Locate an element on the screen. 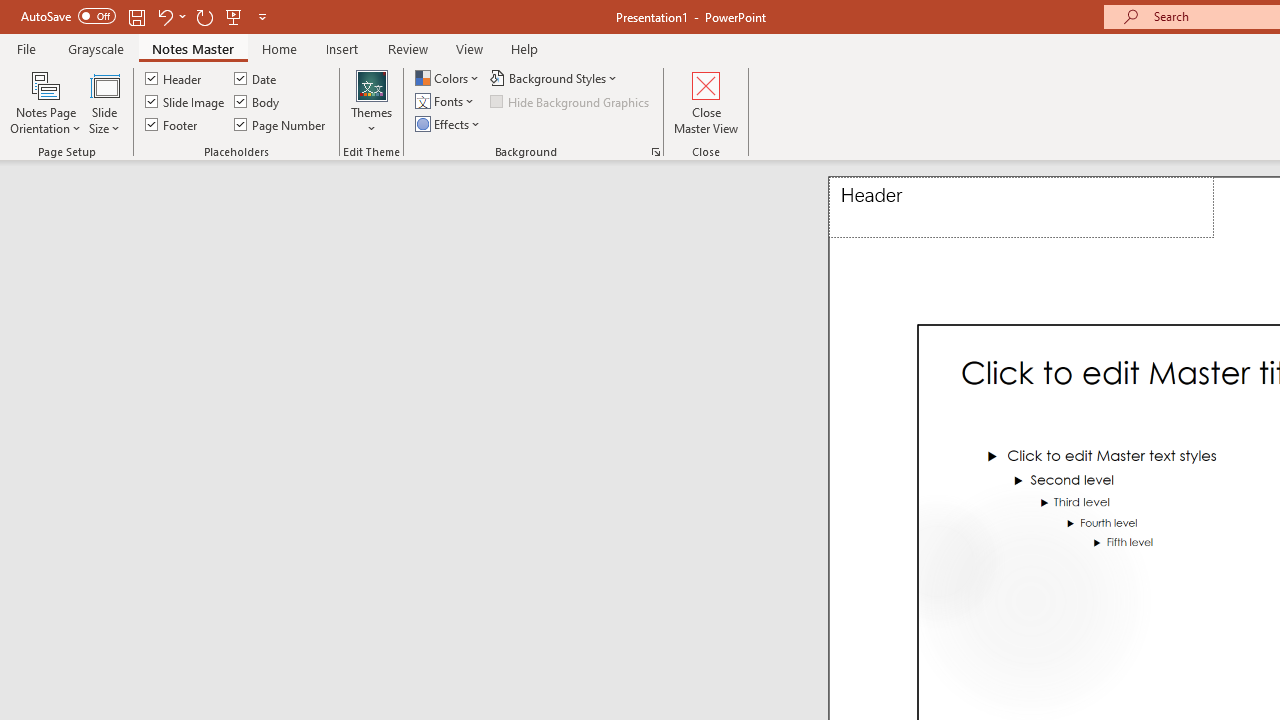 Image resolution: width=1280 pixels, height=720 pixels. 'Footer' is located at coordinates (172, 124).